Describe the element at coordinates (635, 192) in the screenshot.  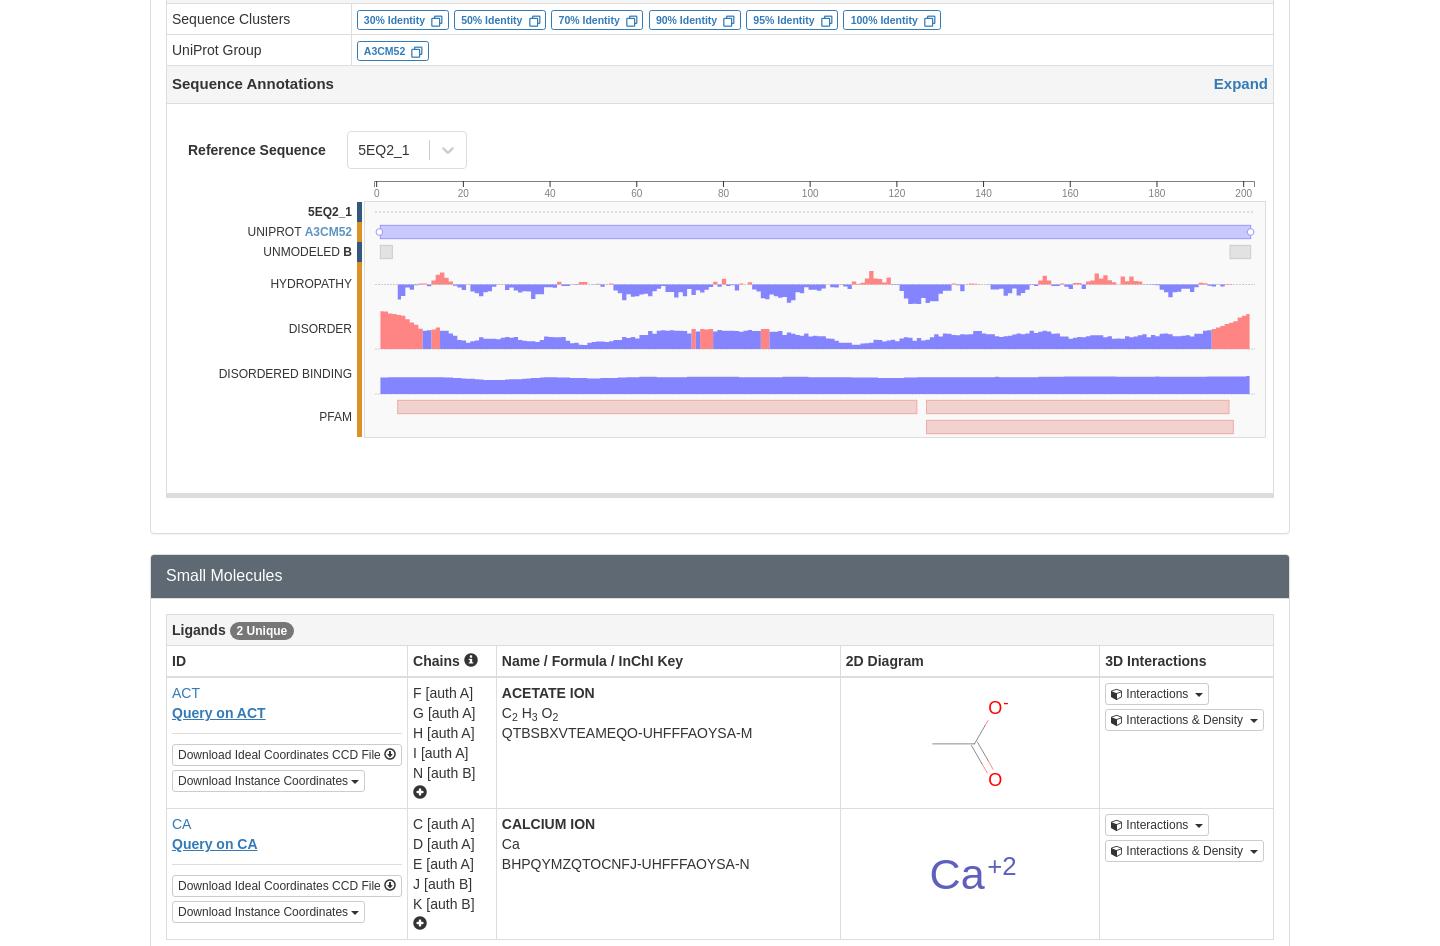
I see `'60'` at that location.